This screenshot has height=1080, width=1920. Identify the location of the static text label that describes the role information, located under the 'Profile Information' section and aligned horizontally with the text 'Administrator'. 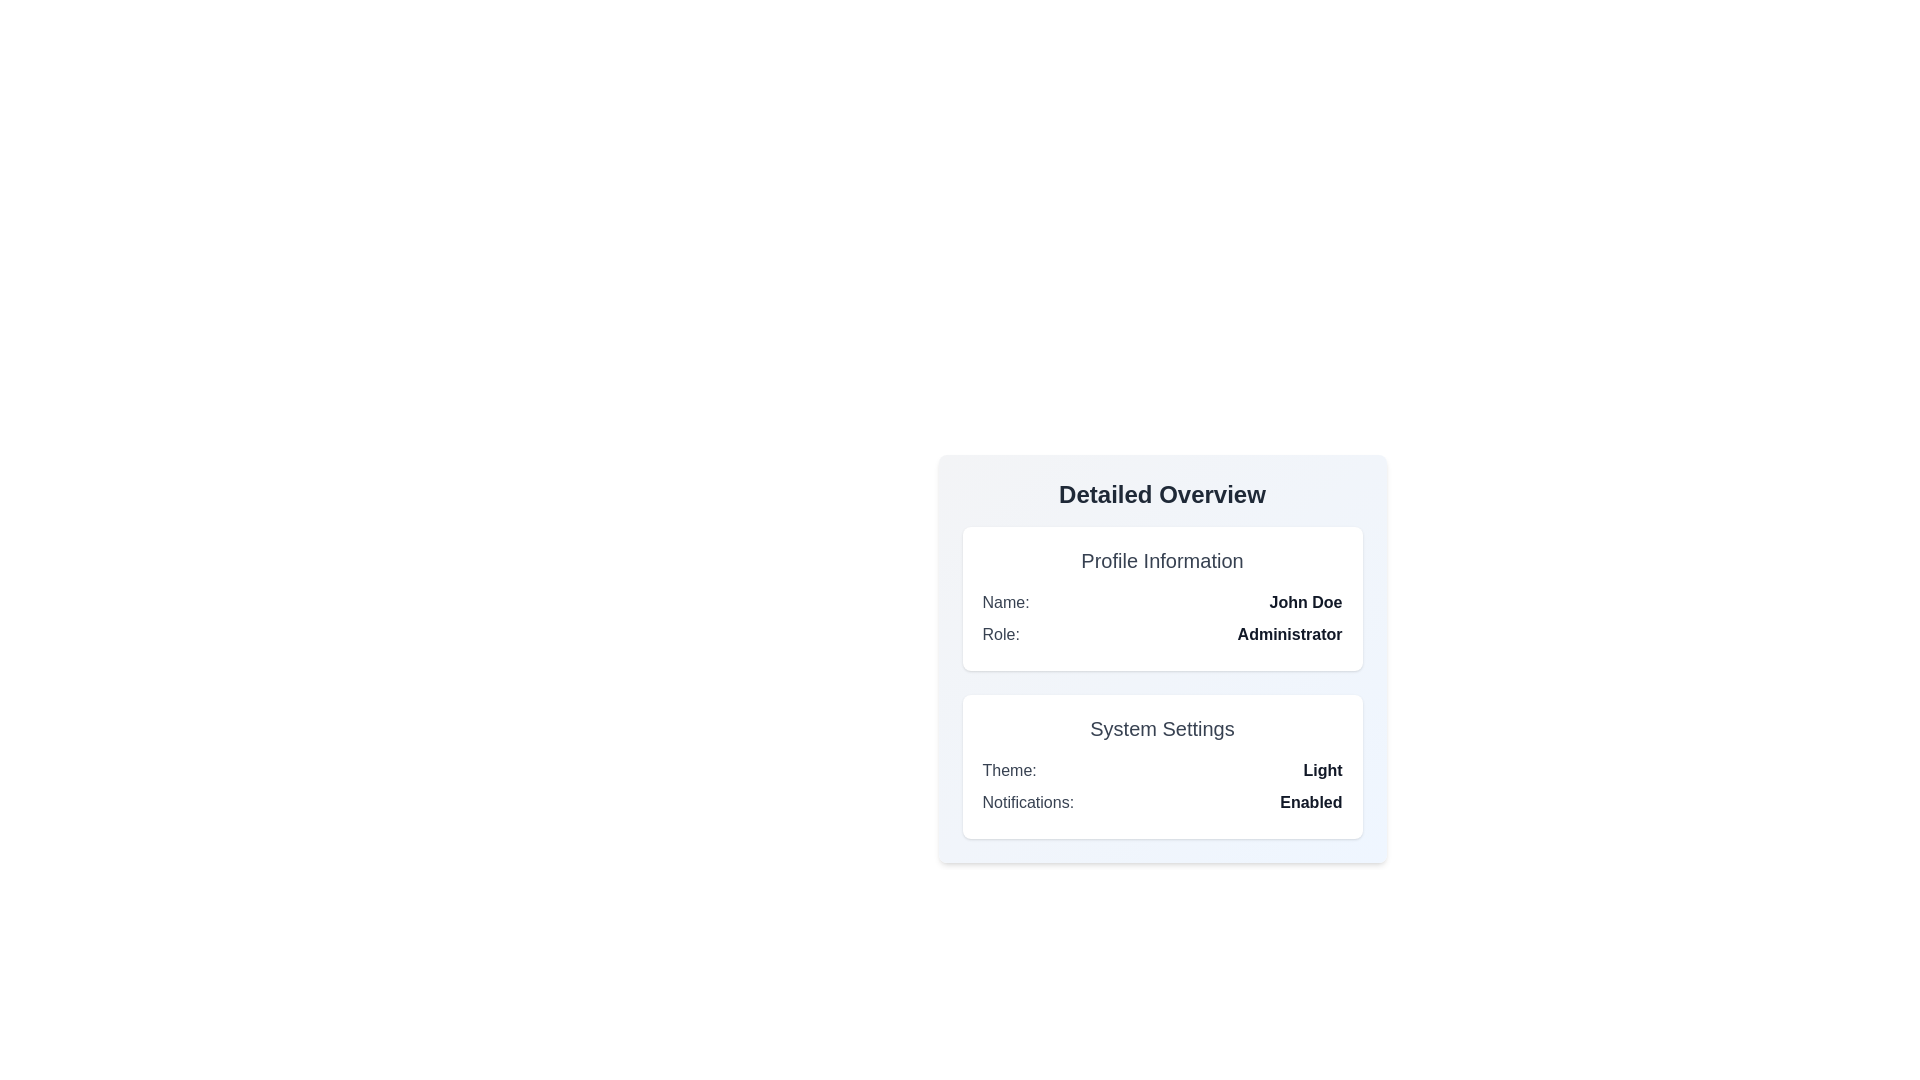
(1001, 635).